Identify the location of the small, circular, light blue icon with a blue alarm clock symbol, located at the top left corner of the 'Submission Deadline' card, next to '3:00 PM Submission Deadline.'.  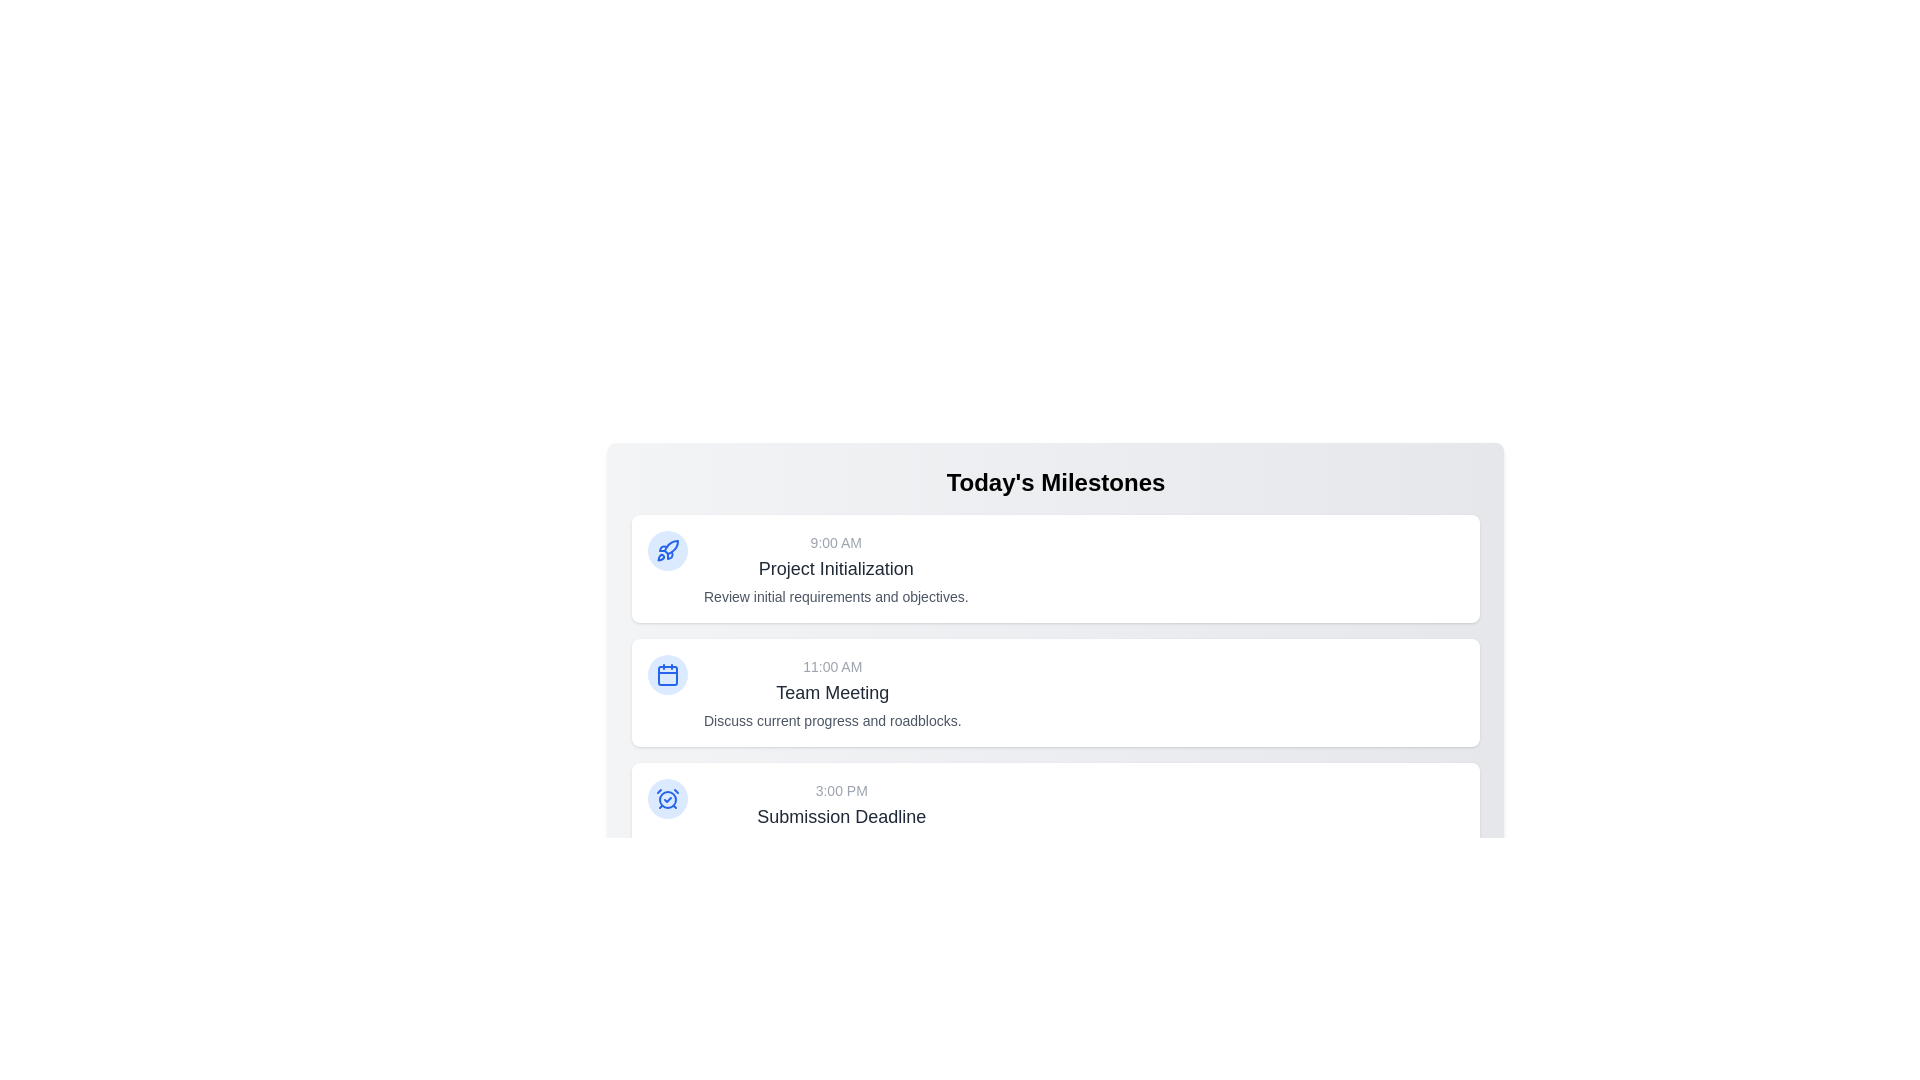
(667, 797).